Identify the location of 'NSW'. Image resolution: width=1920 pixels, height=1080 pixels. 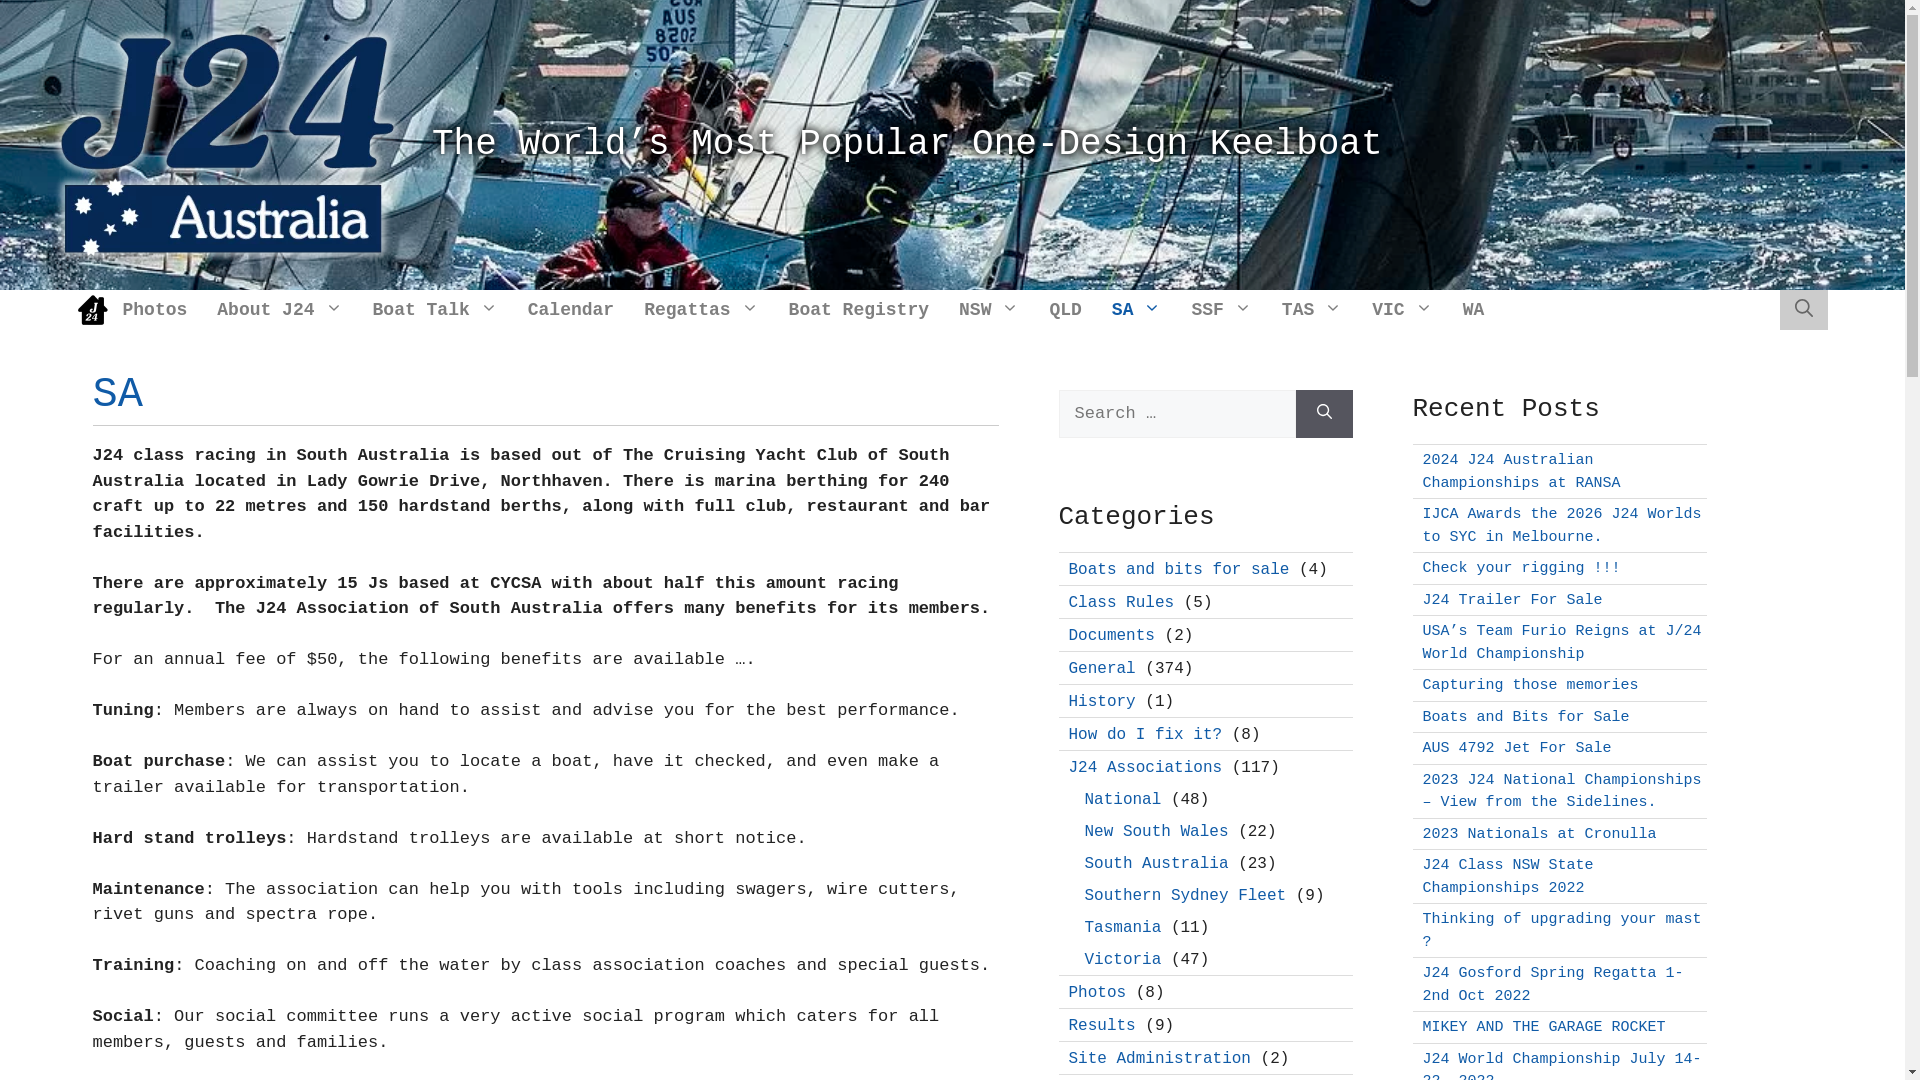
(988, 309).